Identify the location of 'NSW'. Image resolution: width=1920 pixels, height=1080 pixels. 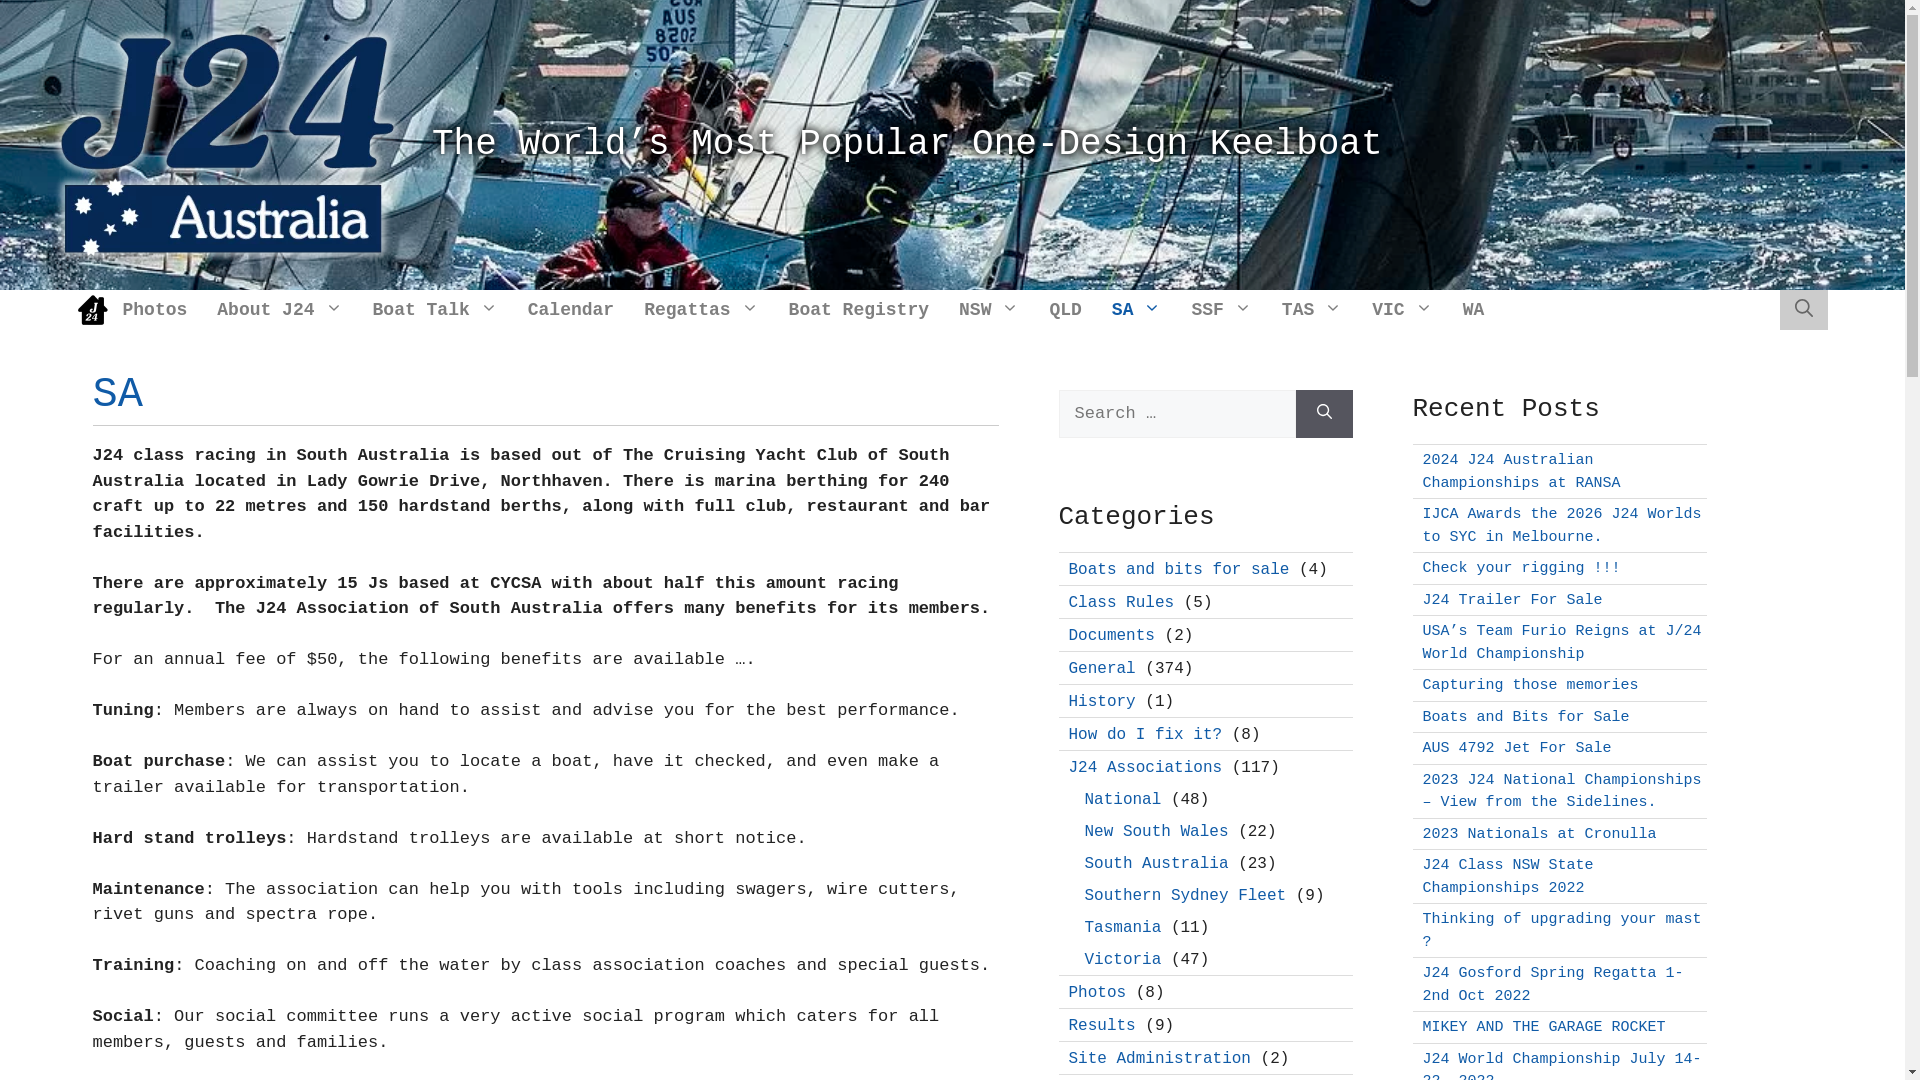
(988, 309).